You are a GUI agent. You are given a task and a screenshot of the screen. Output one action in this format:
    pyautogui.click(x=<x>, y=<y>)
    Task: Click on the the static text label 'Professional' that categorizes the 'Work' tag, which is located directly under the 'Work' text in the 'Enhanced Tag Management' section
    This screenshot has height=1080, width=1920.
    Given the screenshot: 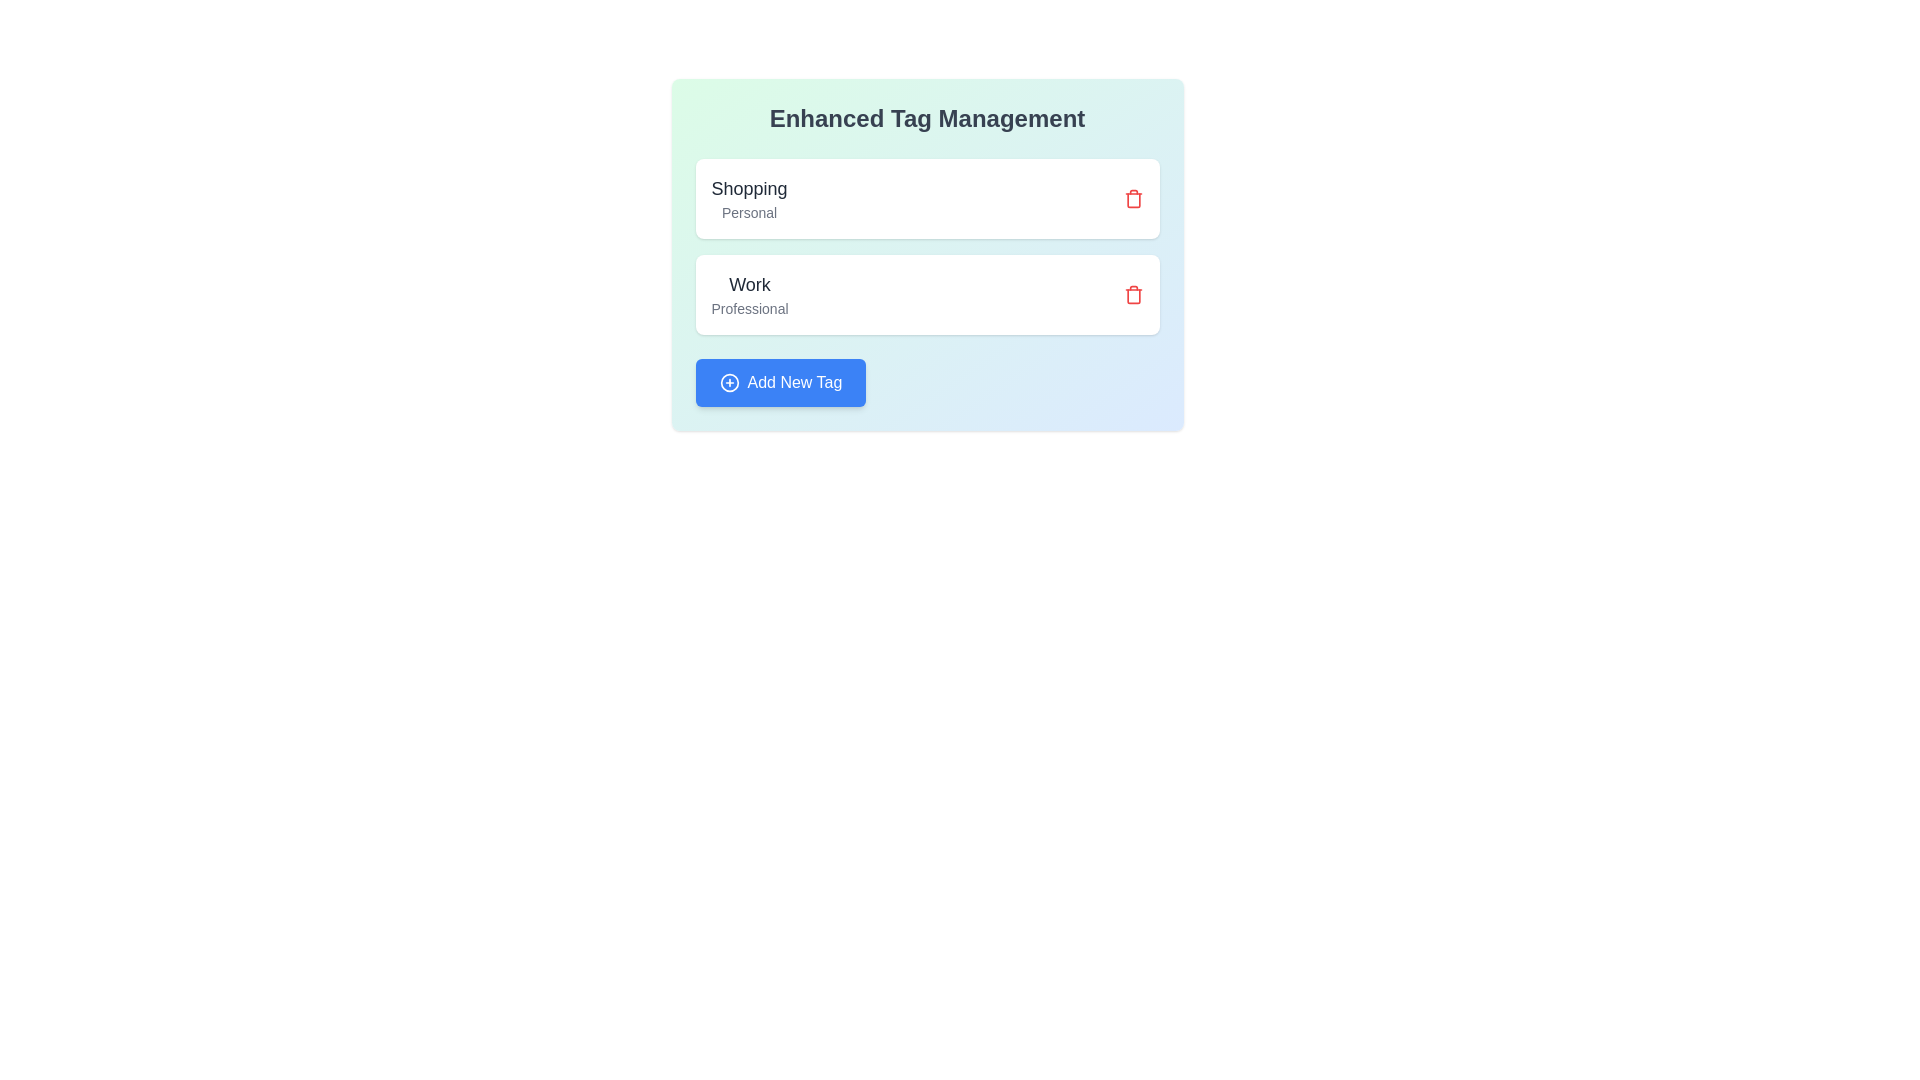 What is the action you would take?
    pyautogui.click(x=748, y=308)
    